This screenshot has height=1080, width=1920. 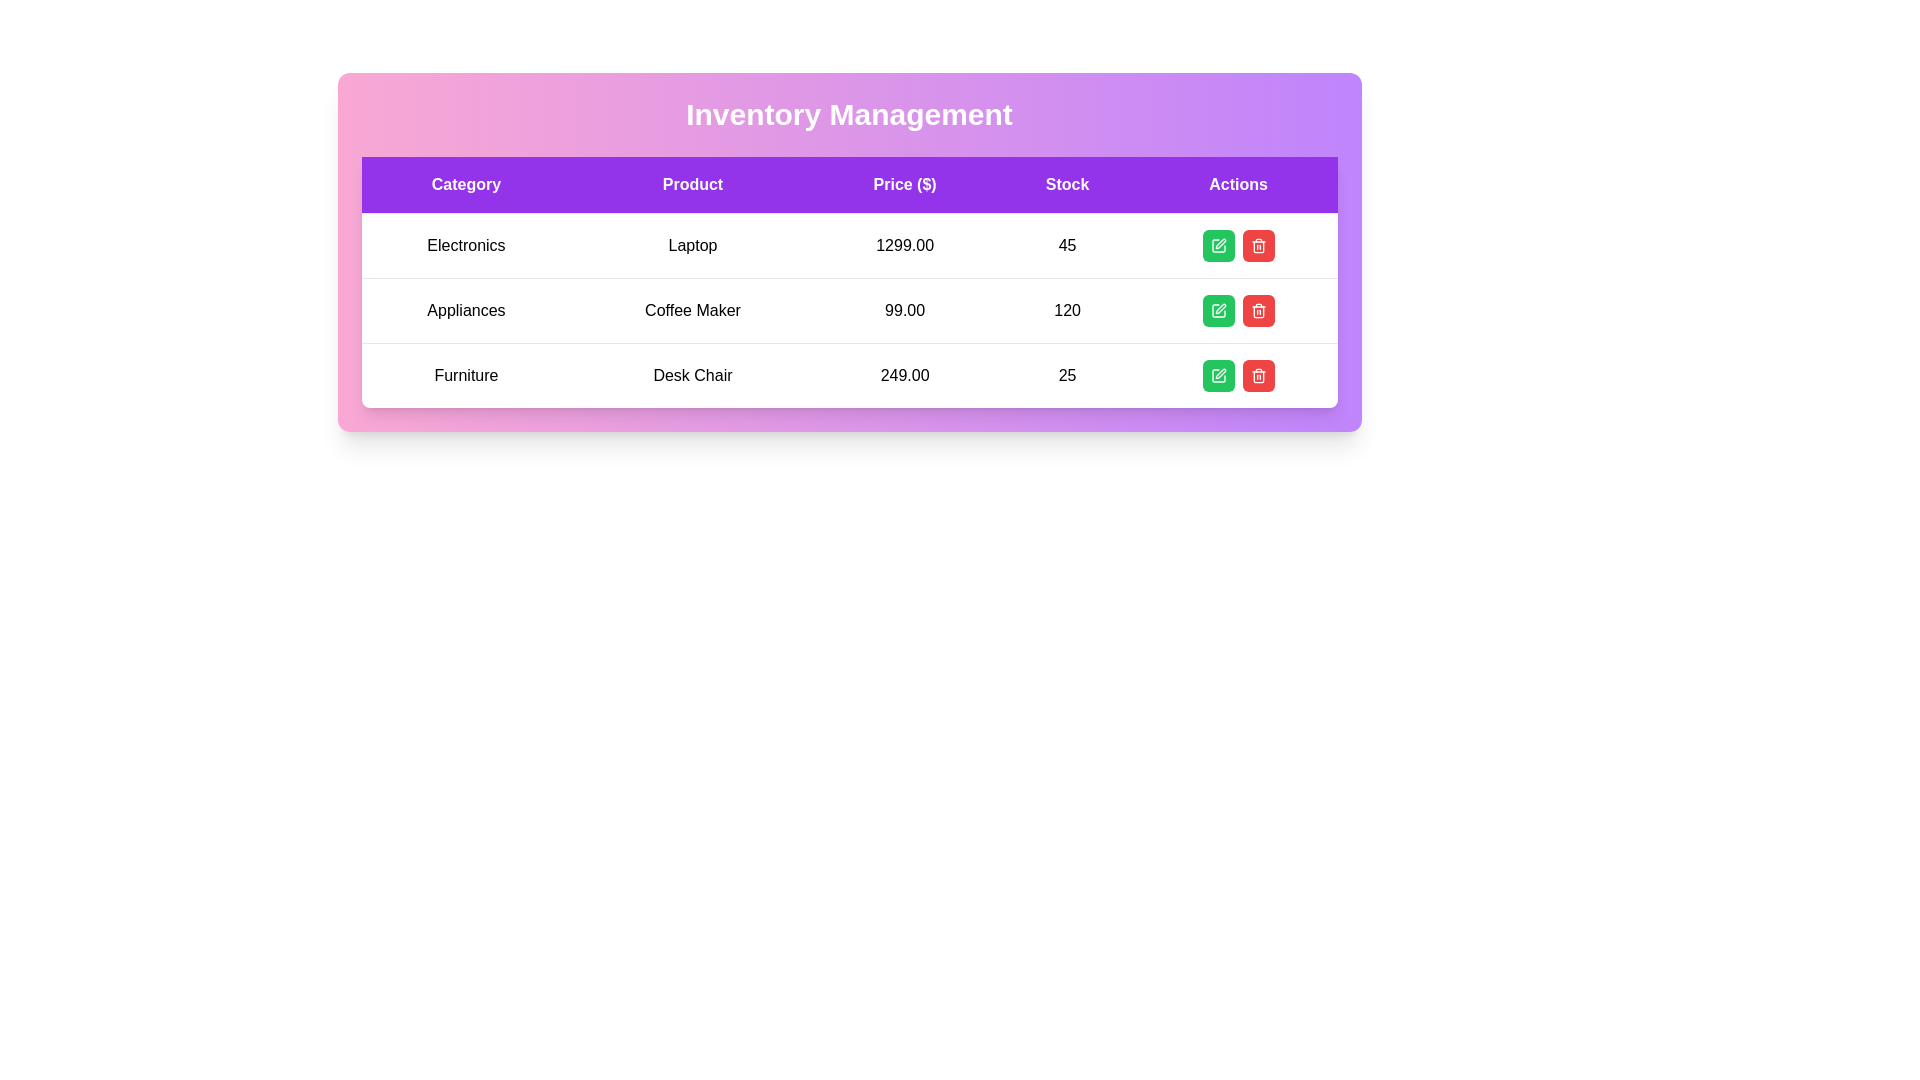 I want to click on the edit icon representing a pen or editing tool located in the 'Actions' column of the last row of the inventory table for the 'Desk Chair' item, so click(x=1219, y=374).